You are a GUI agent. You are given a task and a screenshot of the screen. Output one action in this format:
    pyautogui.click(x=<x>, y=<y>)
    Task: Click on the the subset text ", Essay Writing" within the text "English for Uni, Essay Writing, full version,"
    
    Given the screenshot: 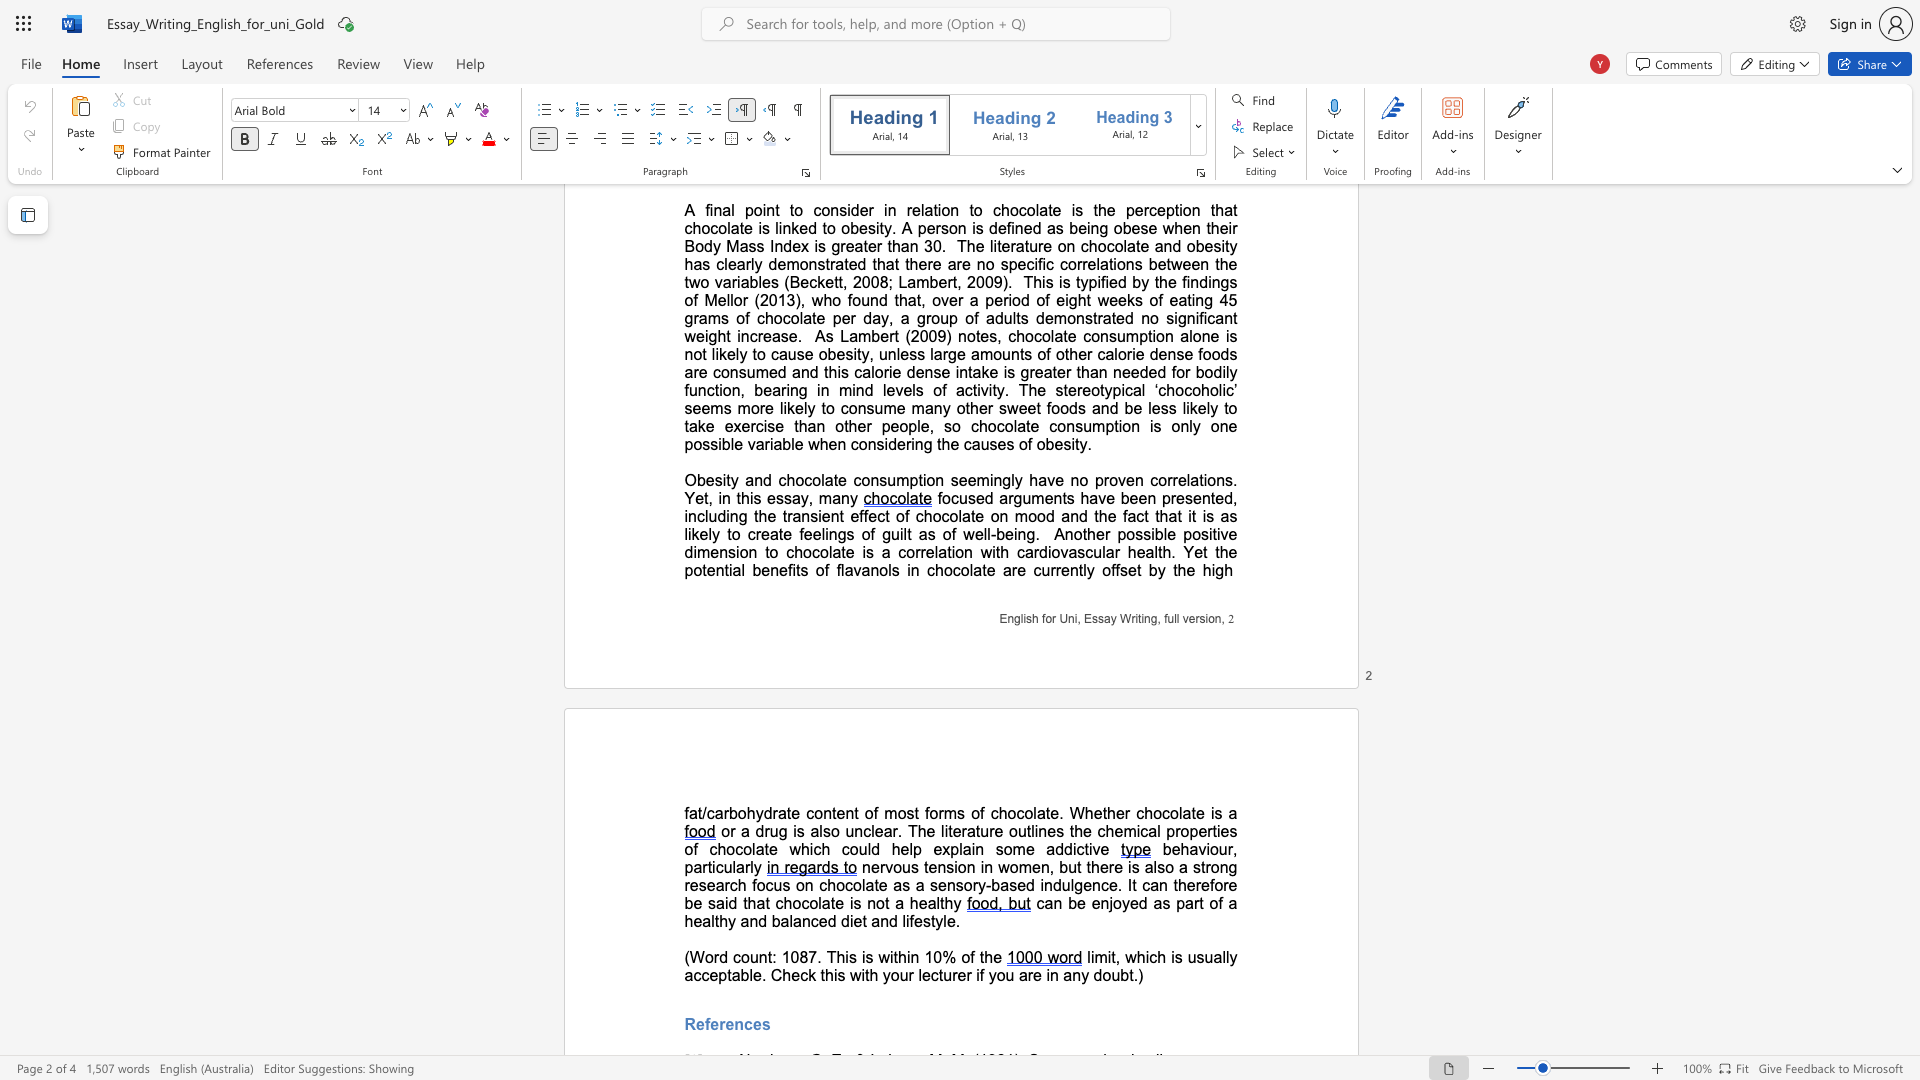 What is the action you would take?
    pyautogui.click(x=1076, y=617)
    